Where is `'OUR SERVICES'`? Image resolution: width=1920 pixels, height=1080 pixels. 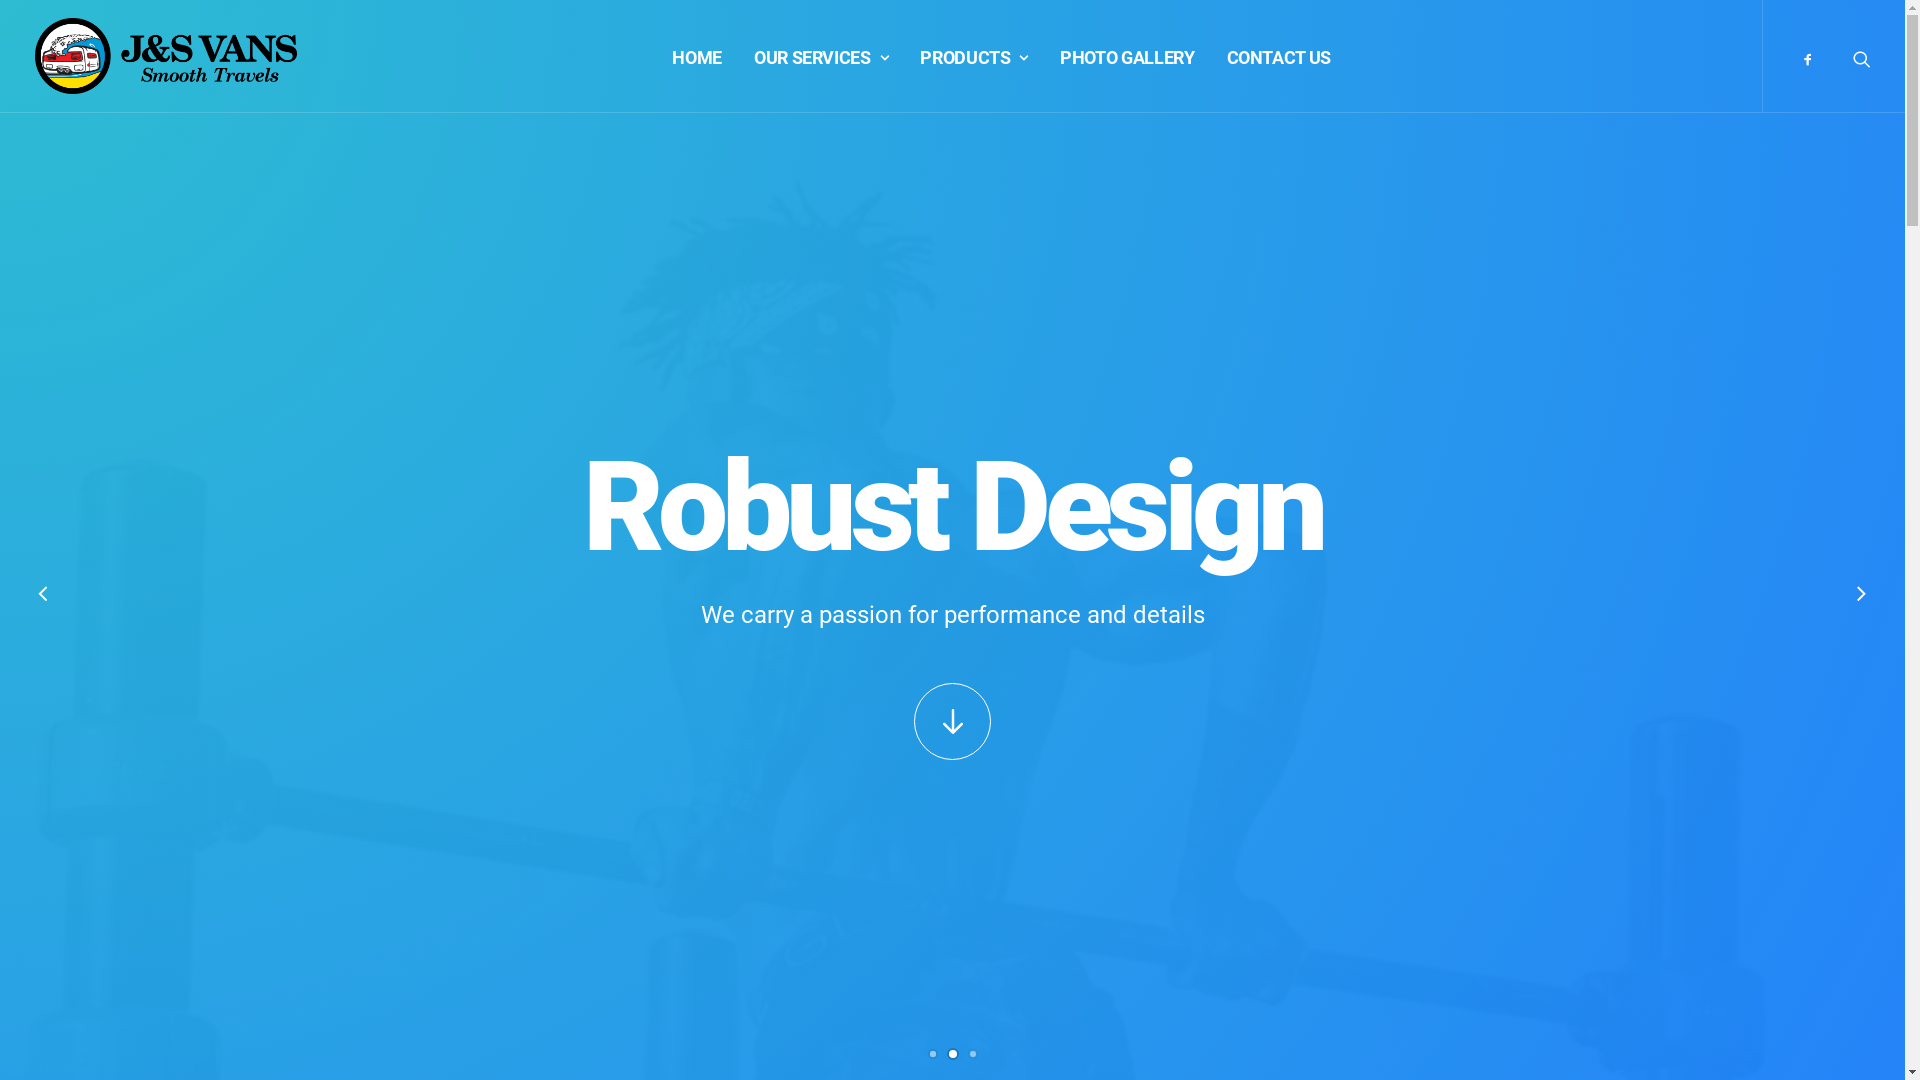 'OUR SERVICES' is located at coordinates (820, 55).